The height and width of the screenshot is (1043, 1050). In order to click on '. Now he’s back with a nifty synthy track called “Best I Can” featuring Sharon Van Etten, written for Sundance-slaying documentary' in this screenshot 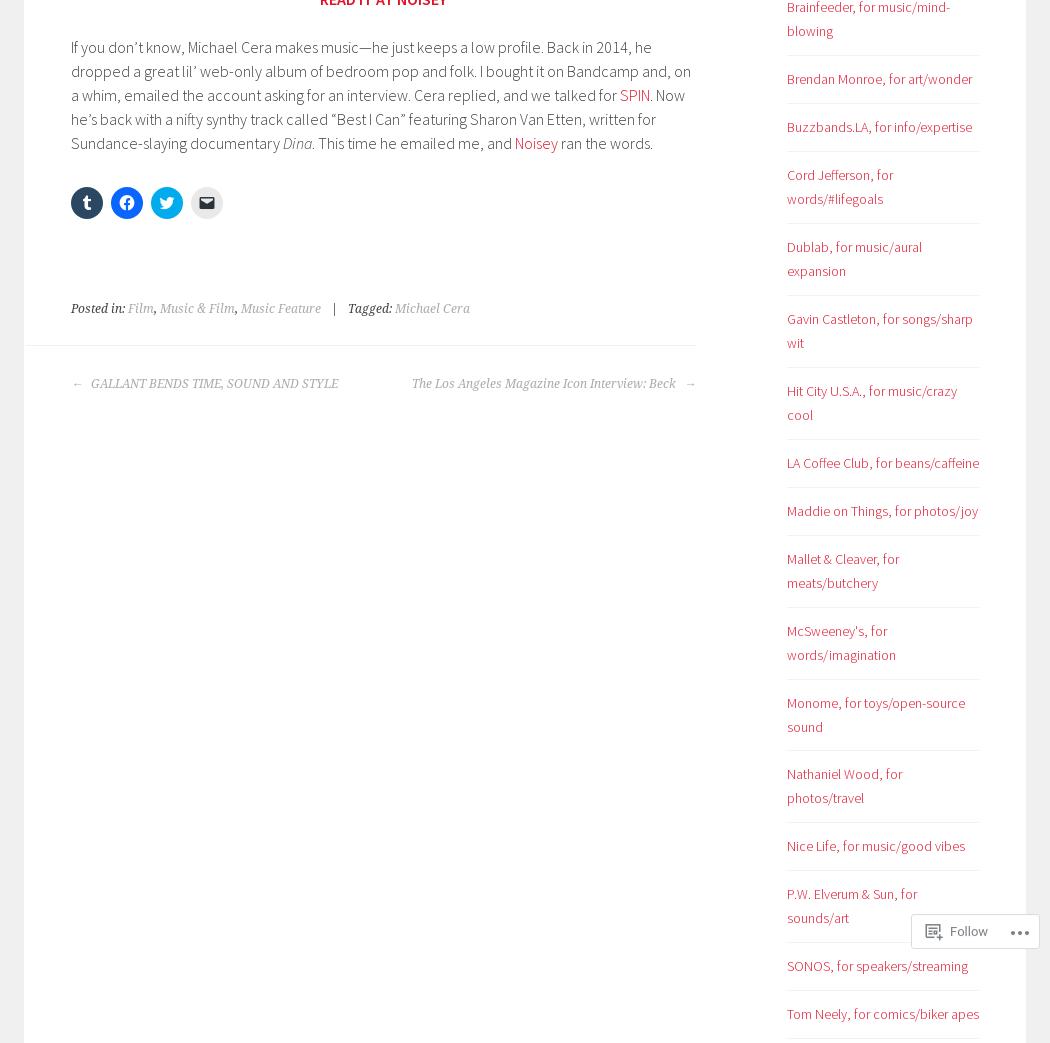, I will do `click(378, 117)`.